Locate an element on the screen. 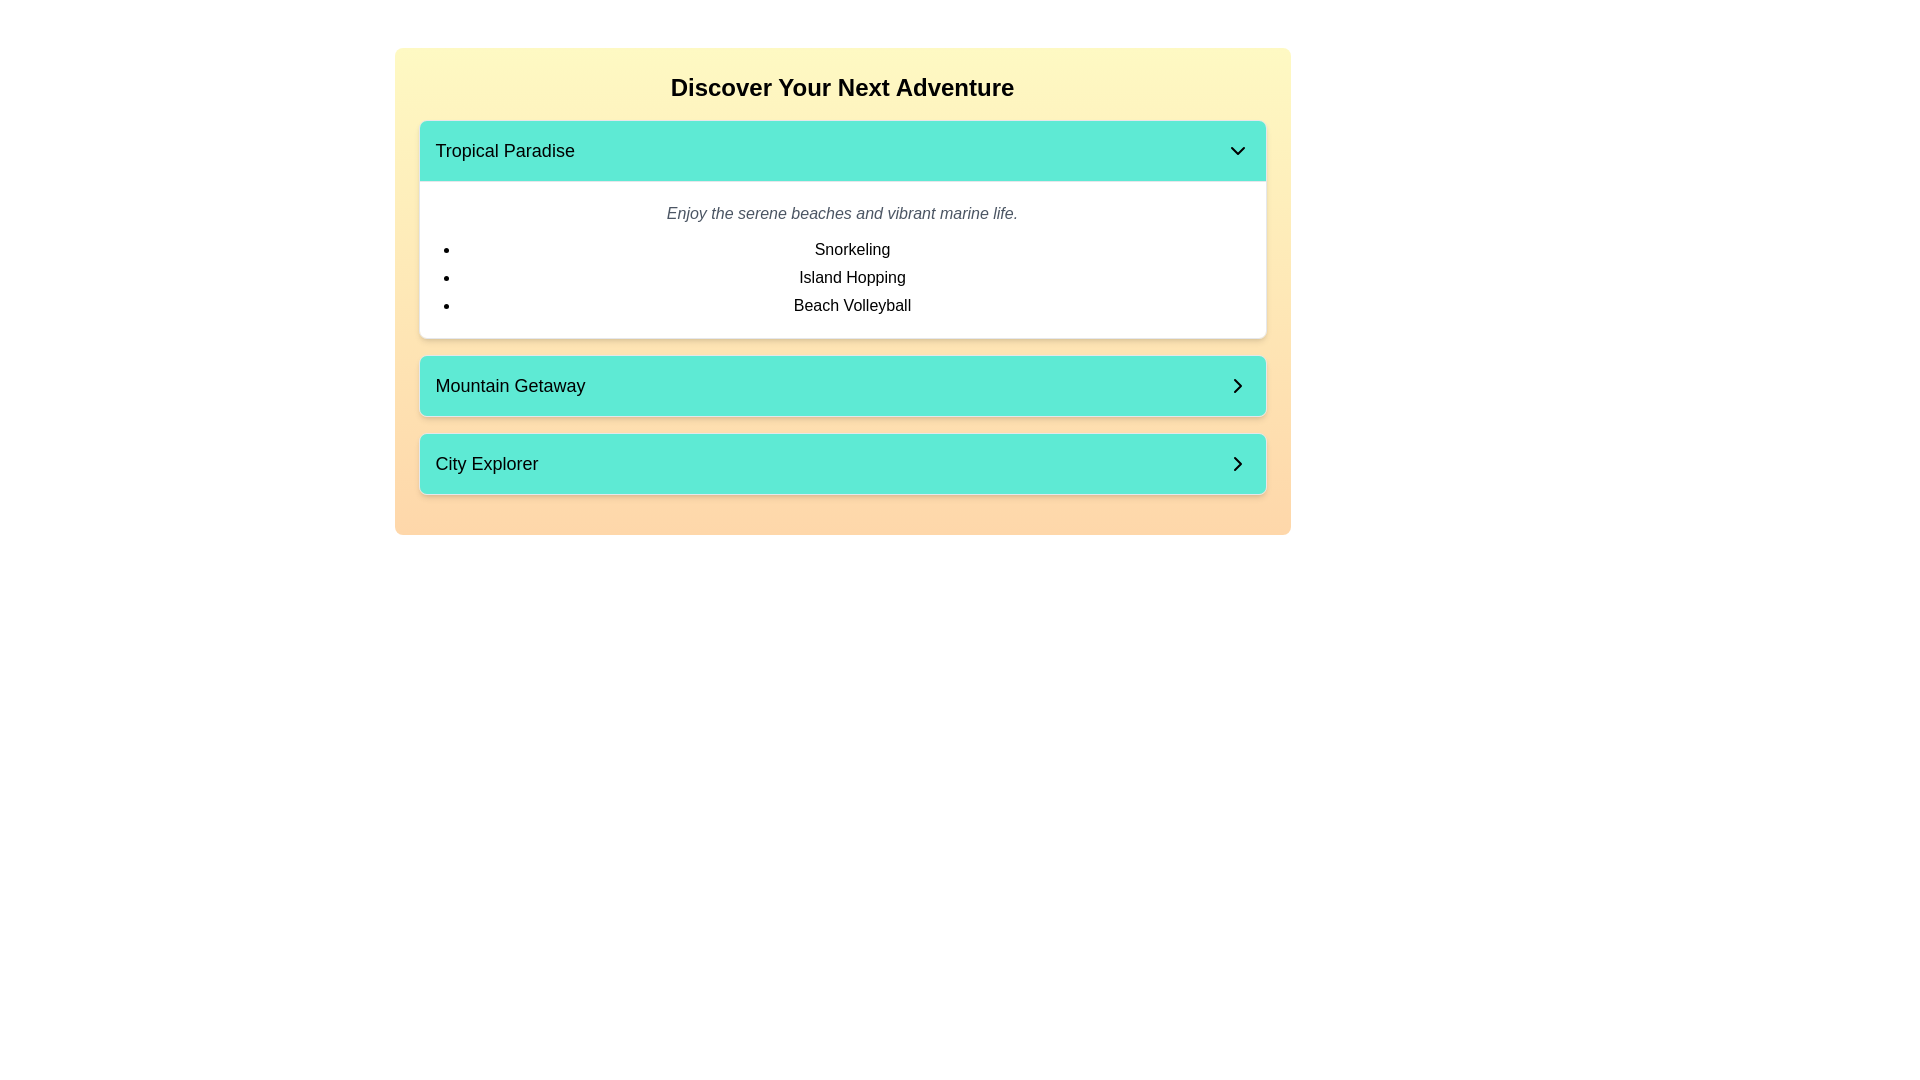 This screenshot has width=1920, height=1080. the Content block with a white background and gray top border containing the text 'Enjoy the serene beaches and vibrant marine life.' and a bulleted list of activities like 'Snorkeling', 'Island Hopping', and 'Beach Volleyball' located in the 'Tropical Paradise' section is located at coordinates (842, 258).